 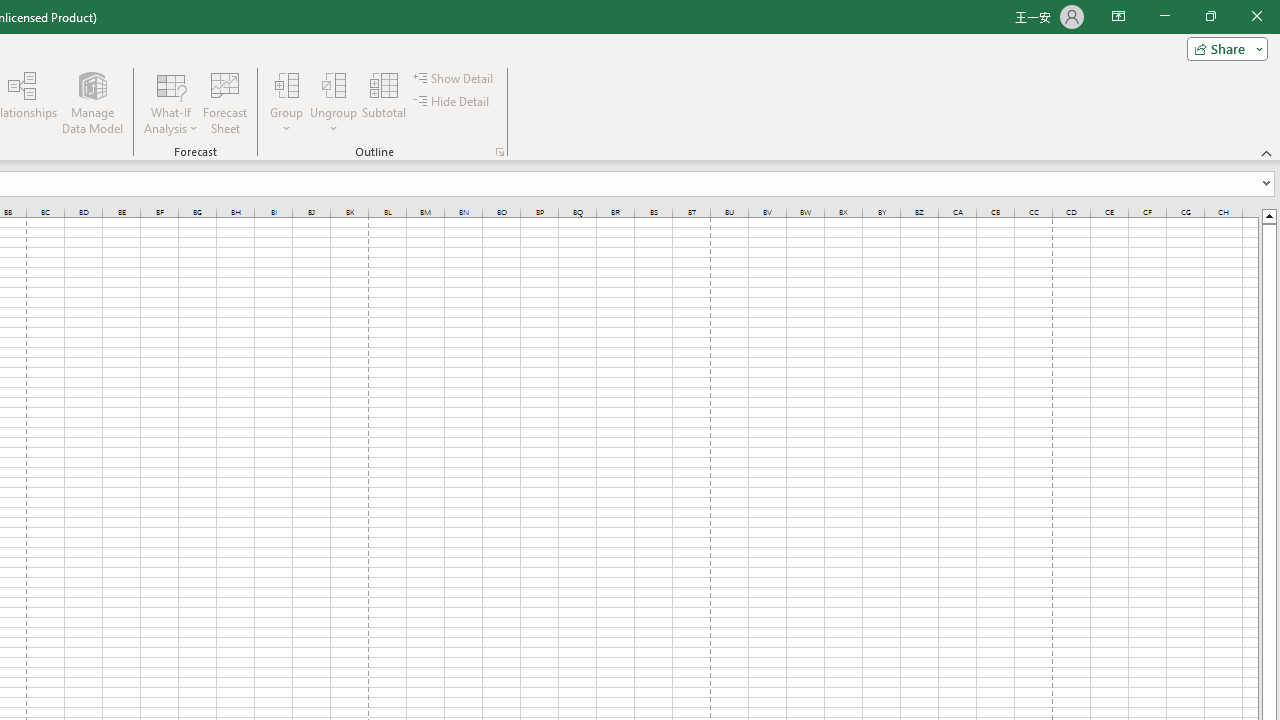 I want to click on 'Manage Data Model', so click(x=91, y=103).